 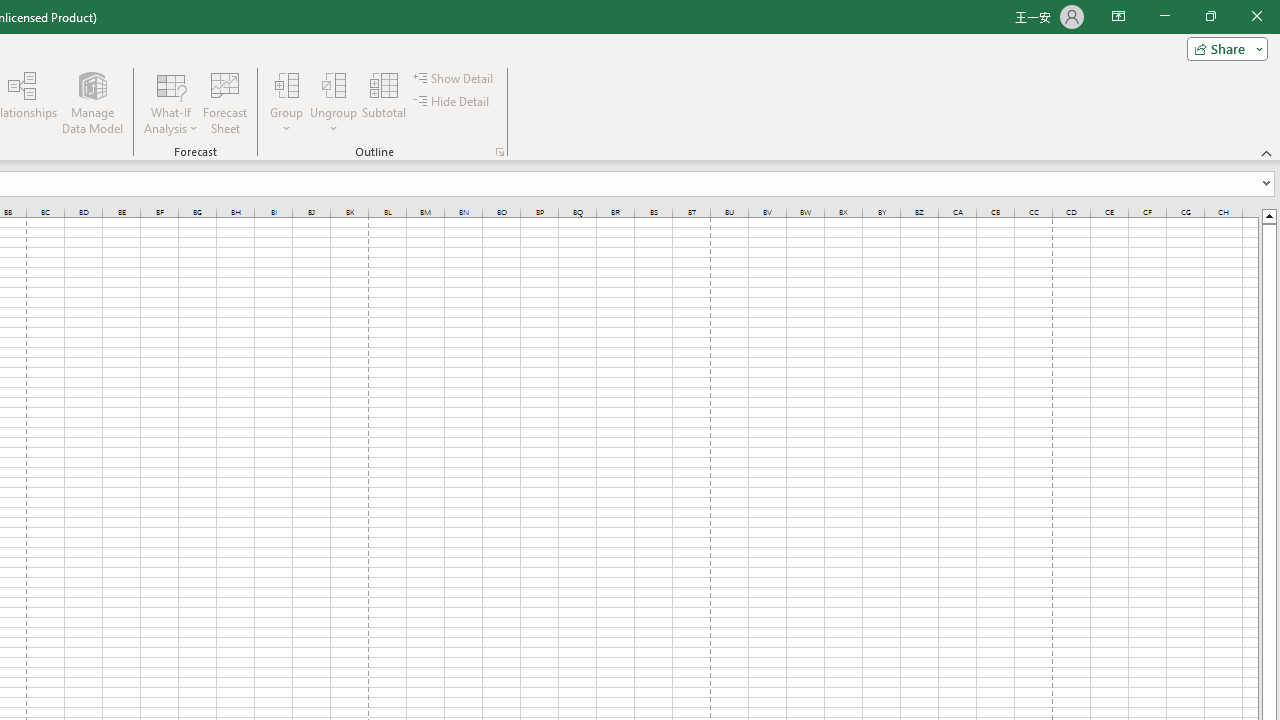 I want to click on 'Manage Data Model', so click(x=91, y=103).